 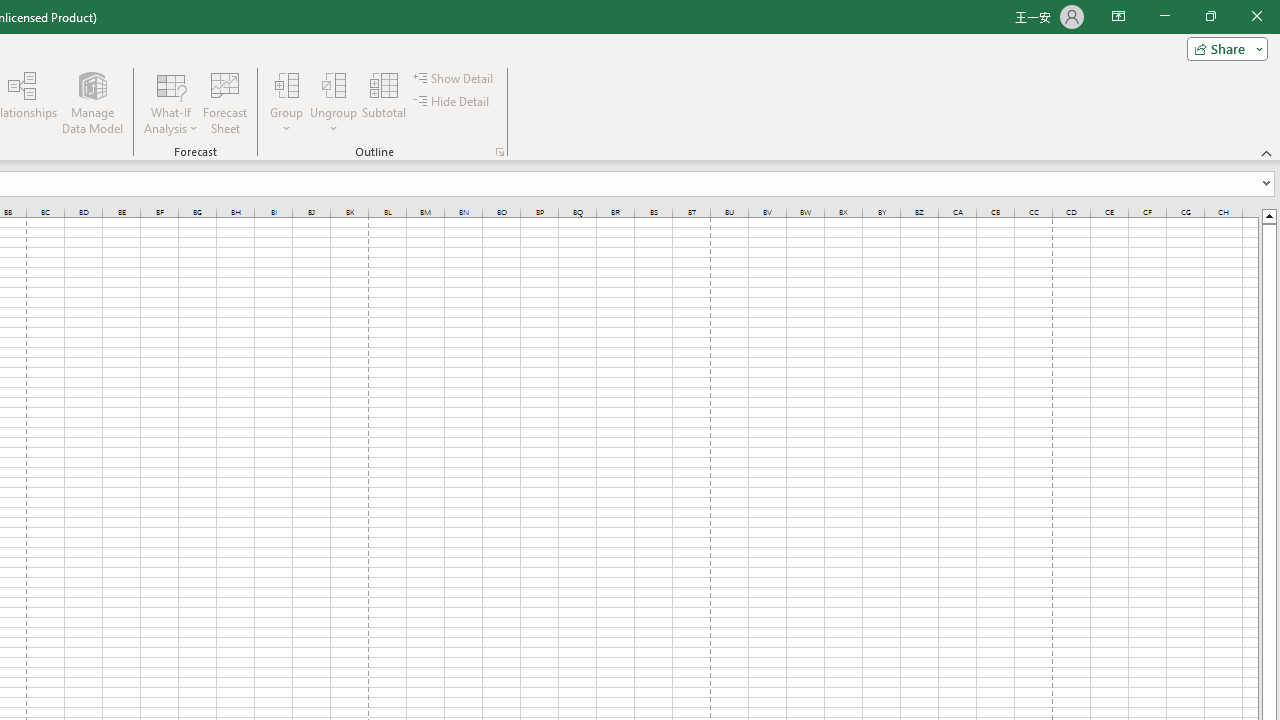 I want to click on 'Manage Data Model', so click(x=91, y=103).